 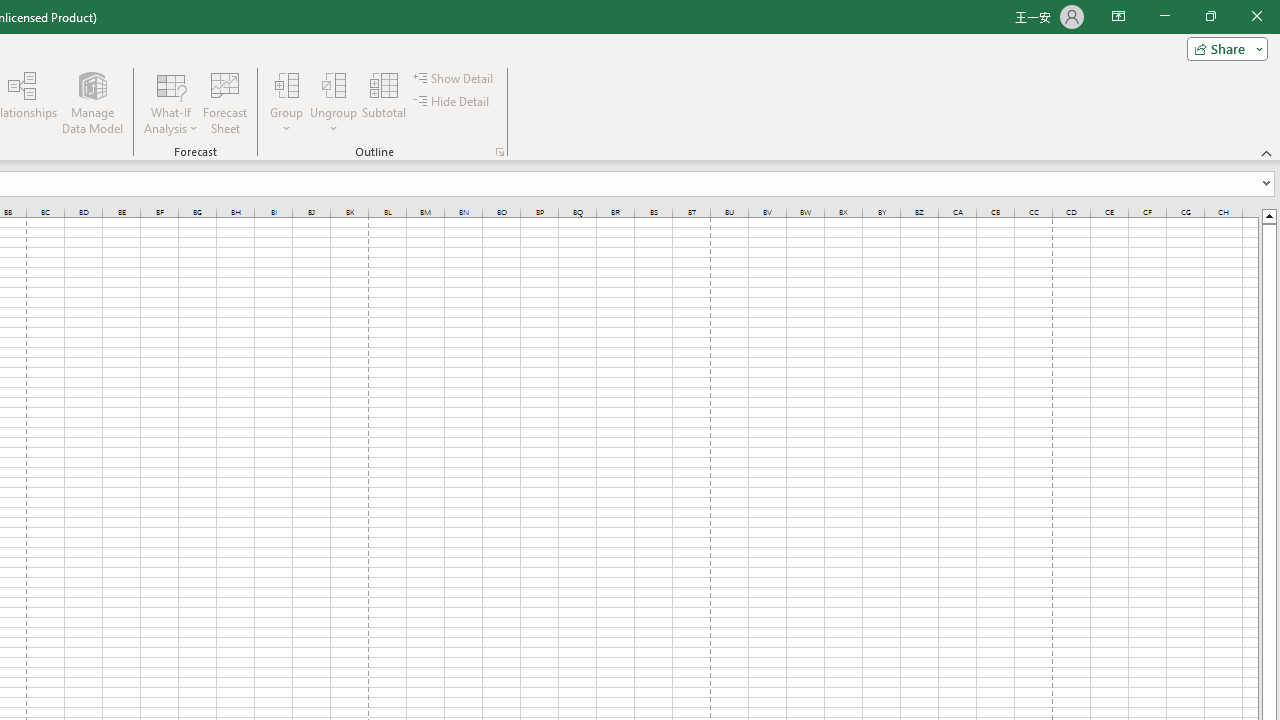 I want to click on 'Manage Data Model', so click(x=91, y=103).